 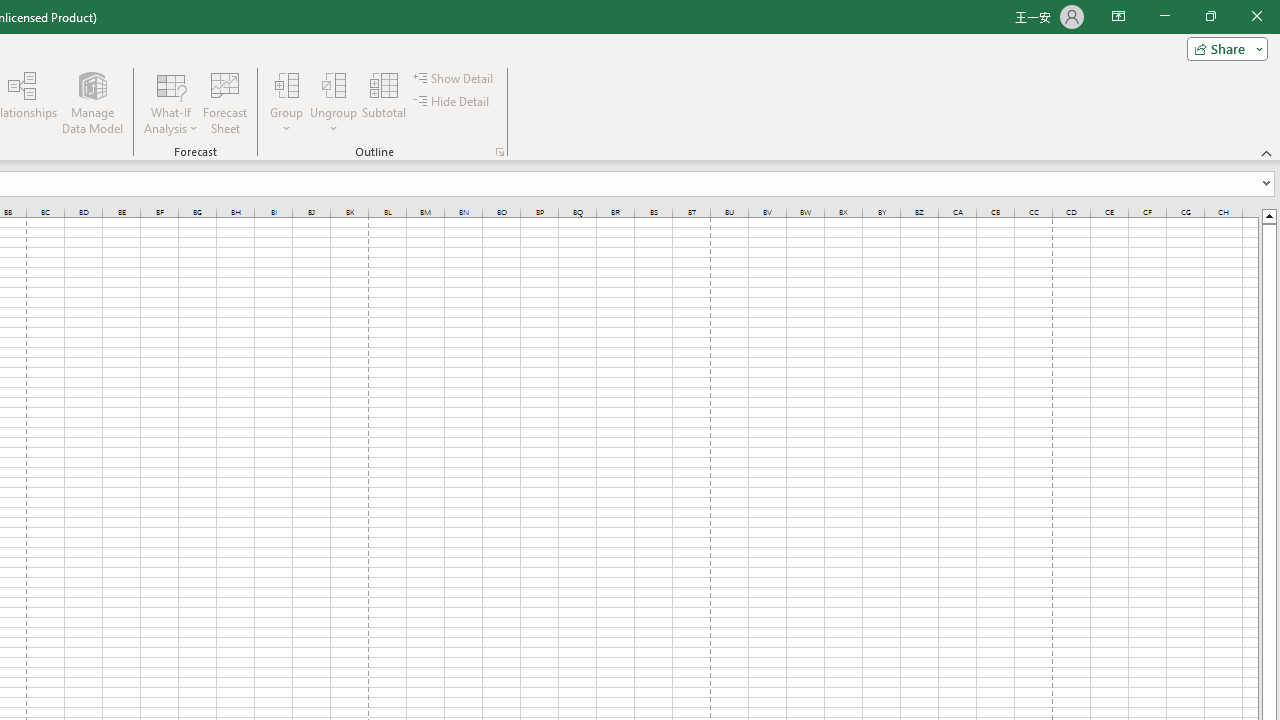 I want to click on 'Manage Data Model', so click(x=91, y=103).